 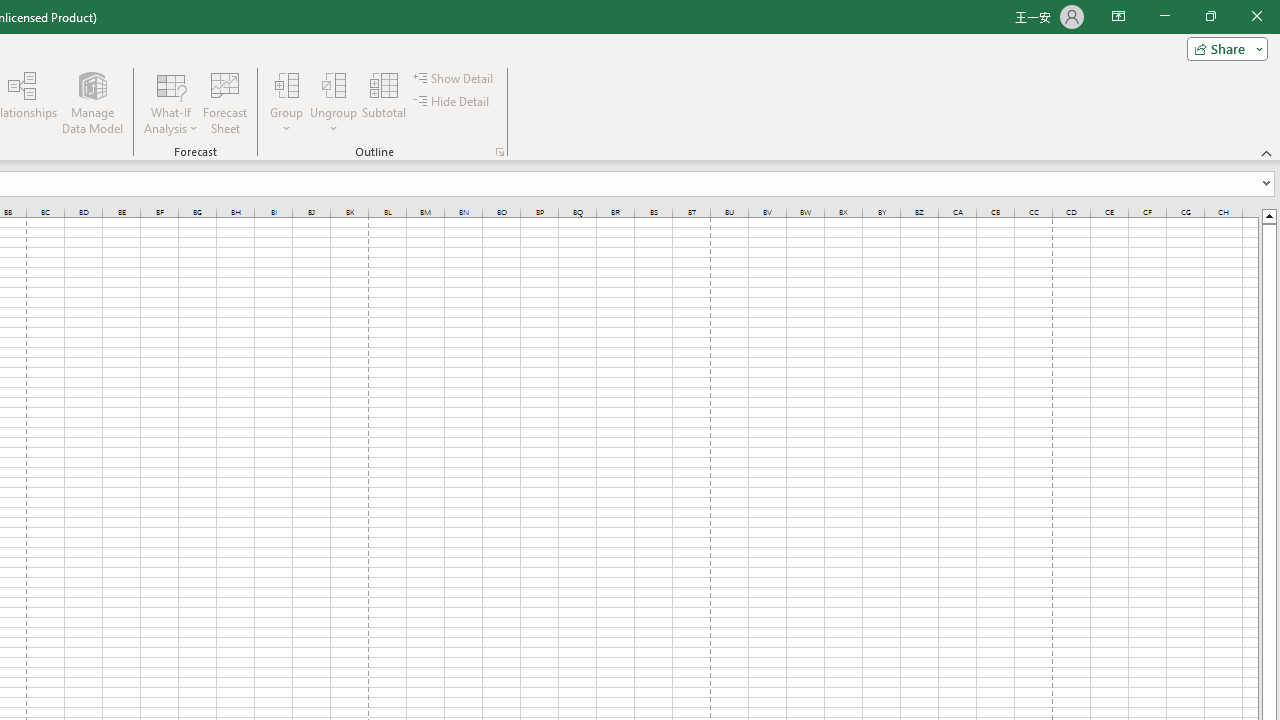 I want to click on 'Manage Data Model', so click(x=91, y=103).